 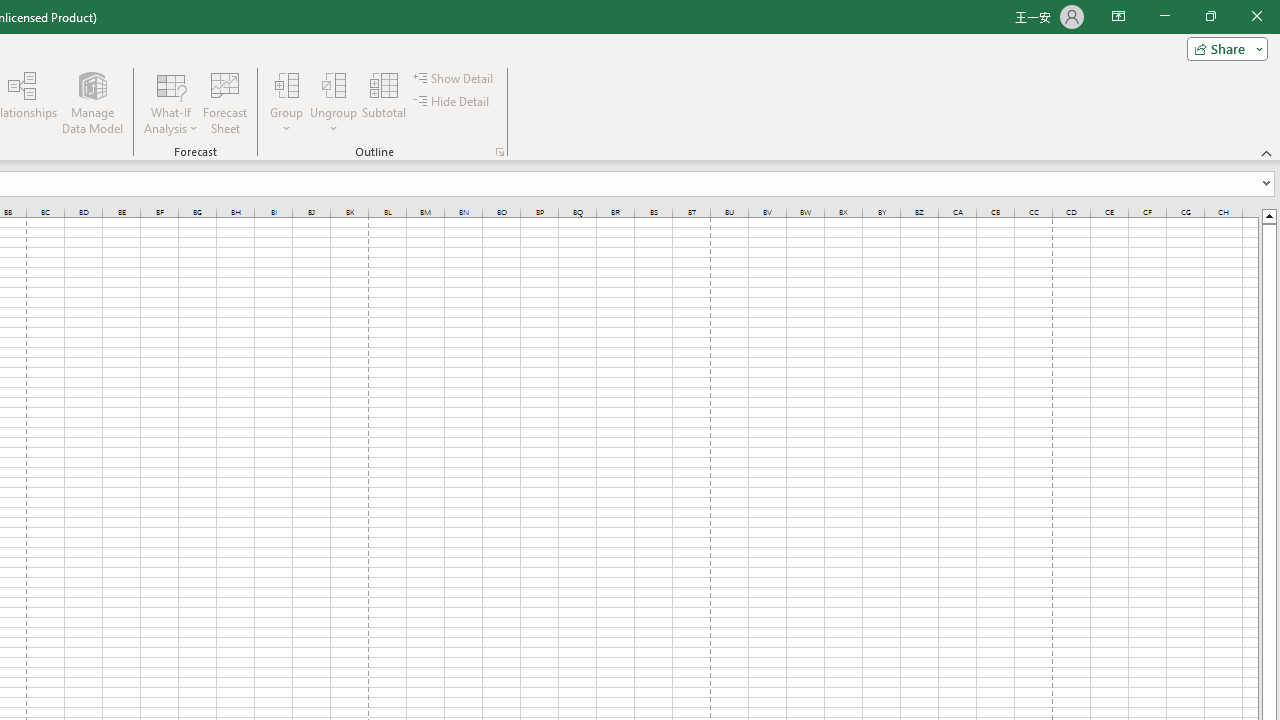 I want to click on 'Manage Data Model', so click(x=91, y=103).